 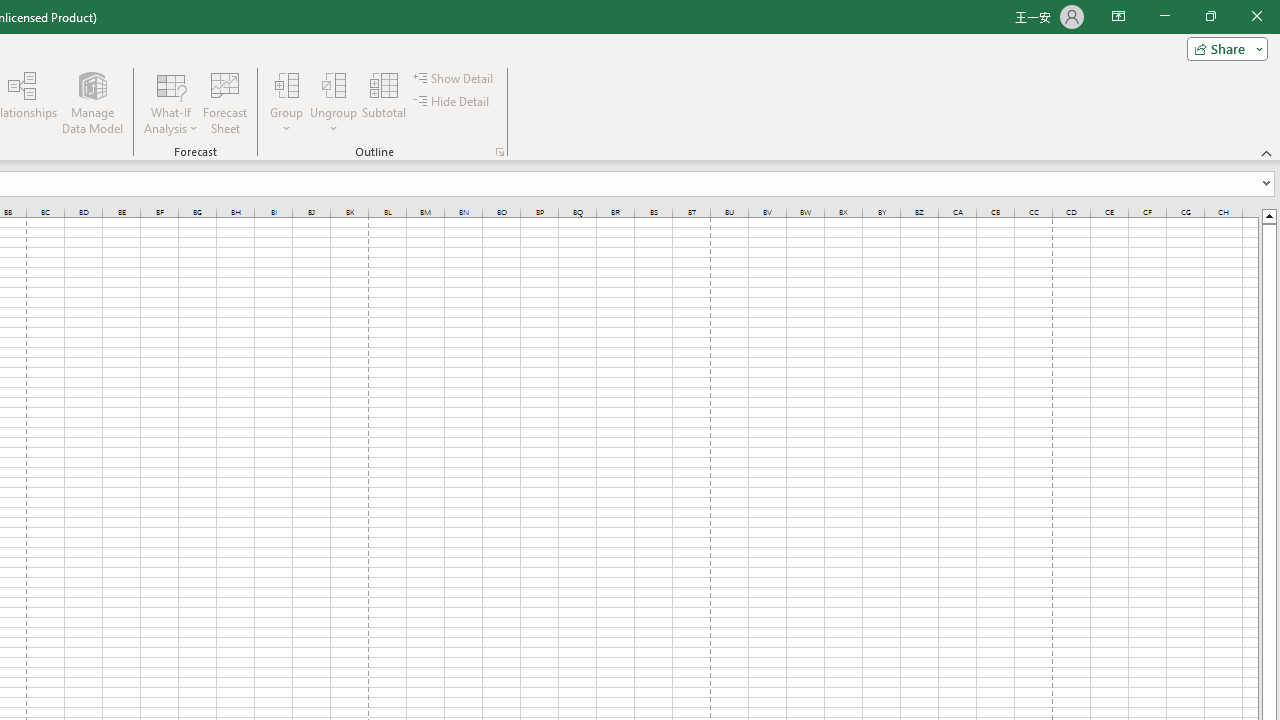 I want to click on 'Manage Data Model', so click(x=91, y=103).